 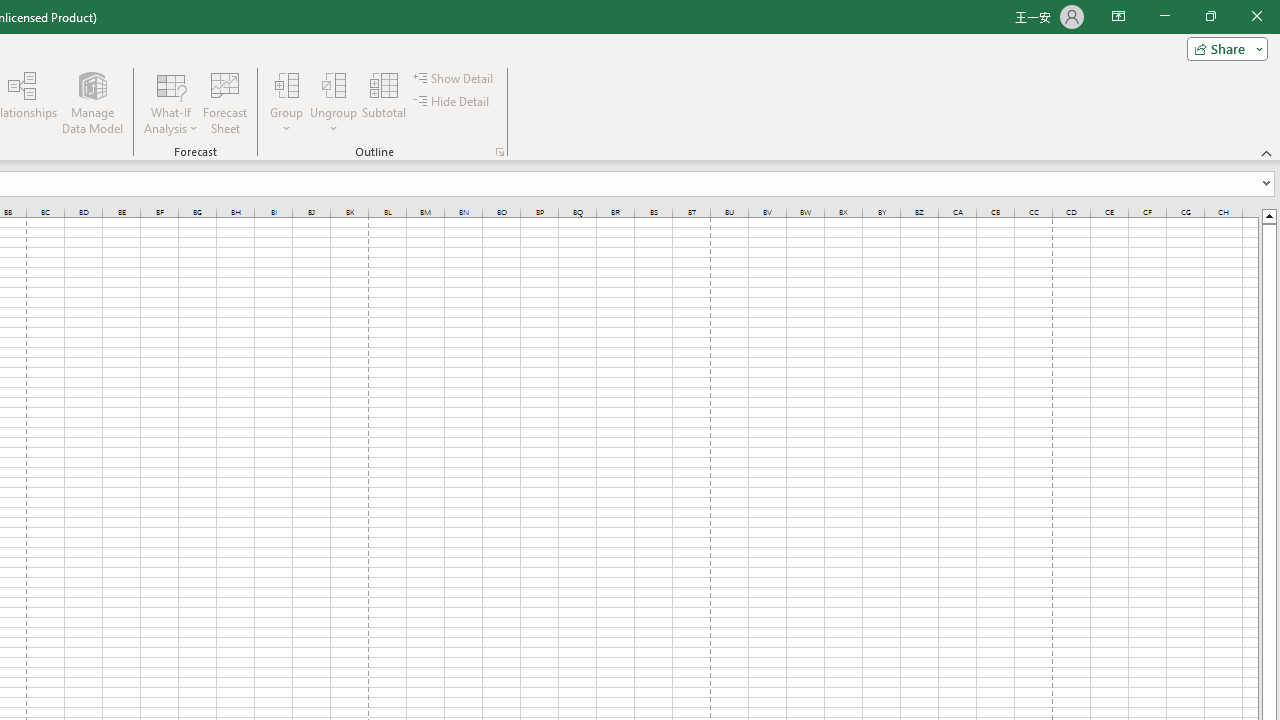 I want to click on 'Manage Data Model', so click(x=91, y=103).